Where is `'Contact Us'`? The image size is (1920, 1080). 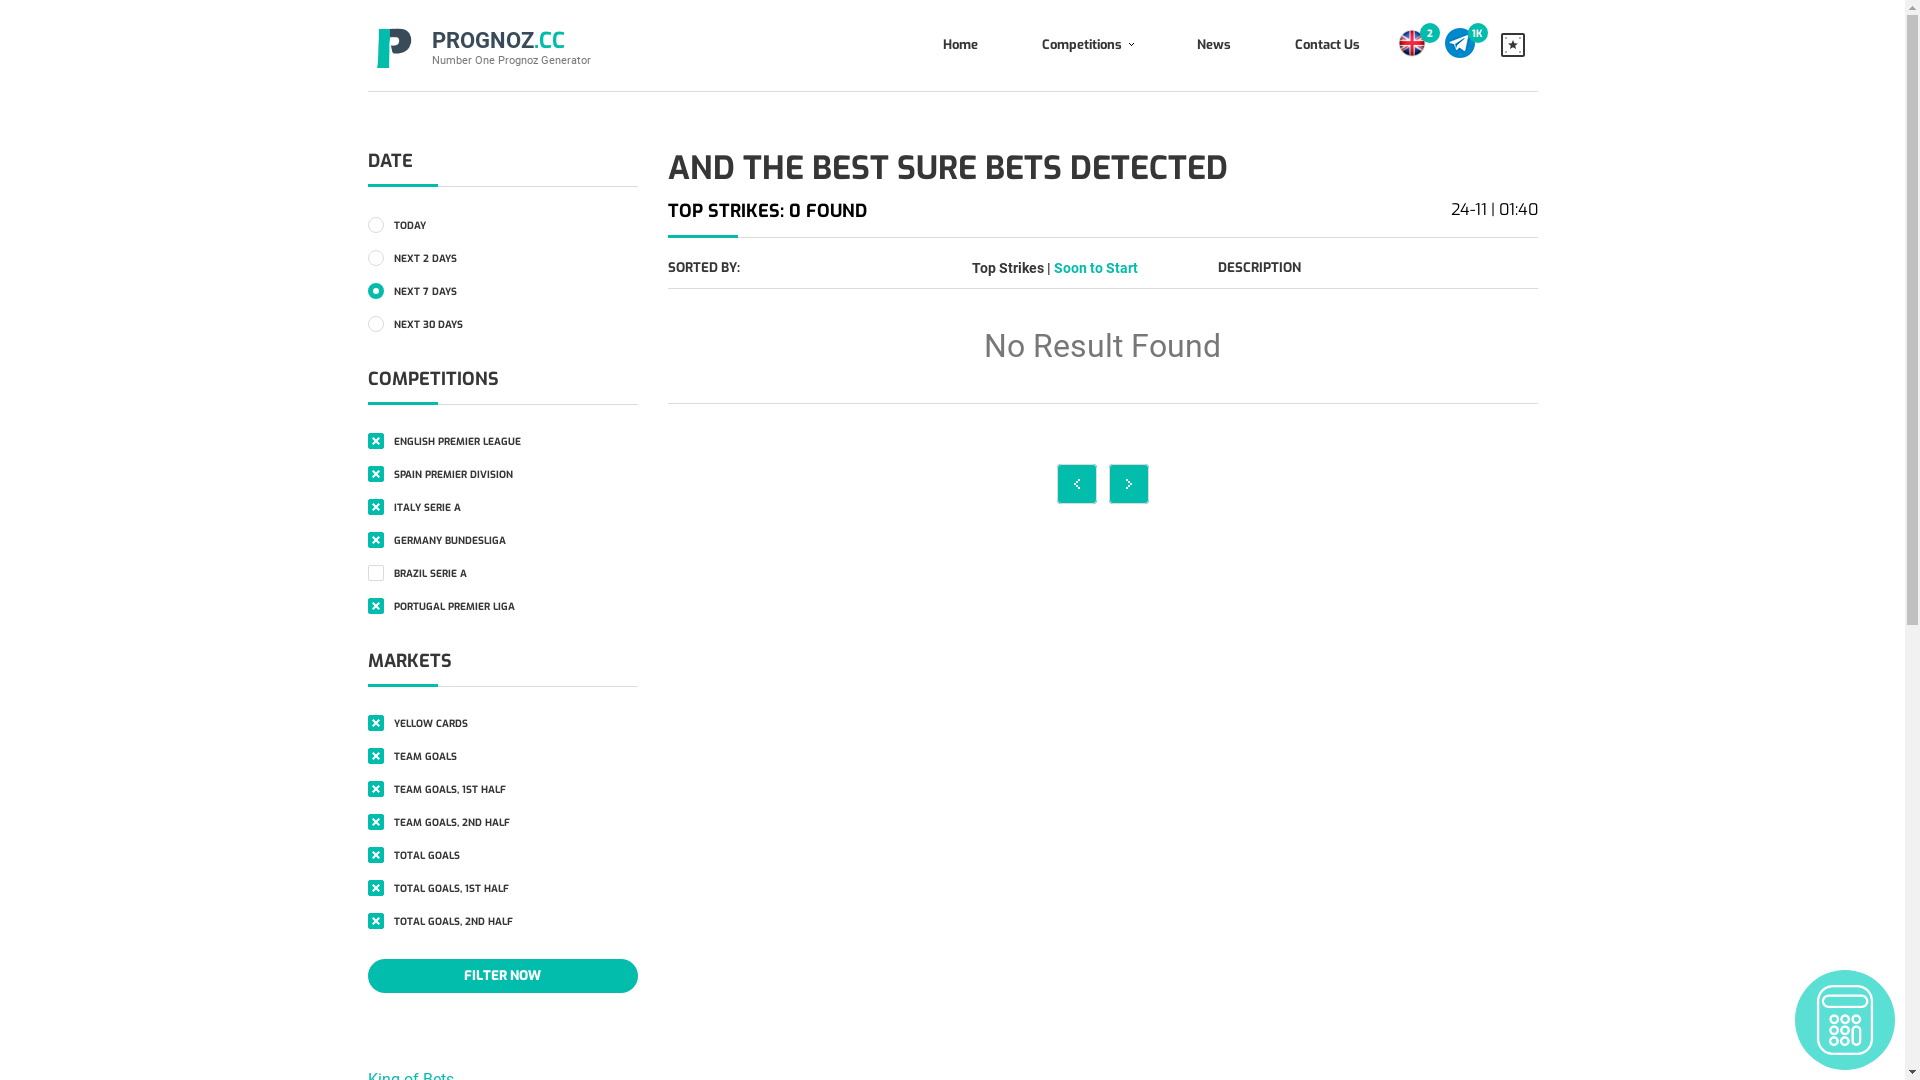 'Contact Us' is located at coordinates (1326, 45).